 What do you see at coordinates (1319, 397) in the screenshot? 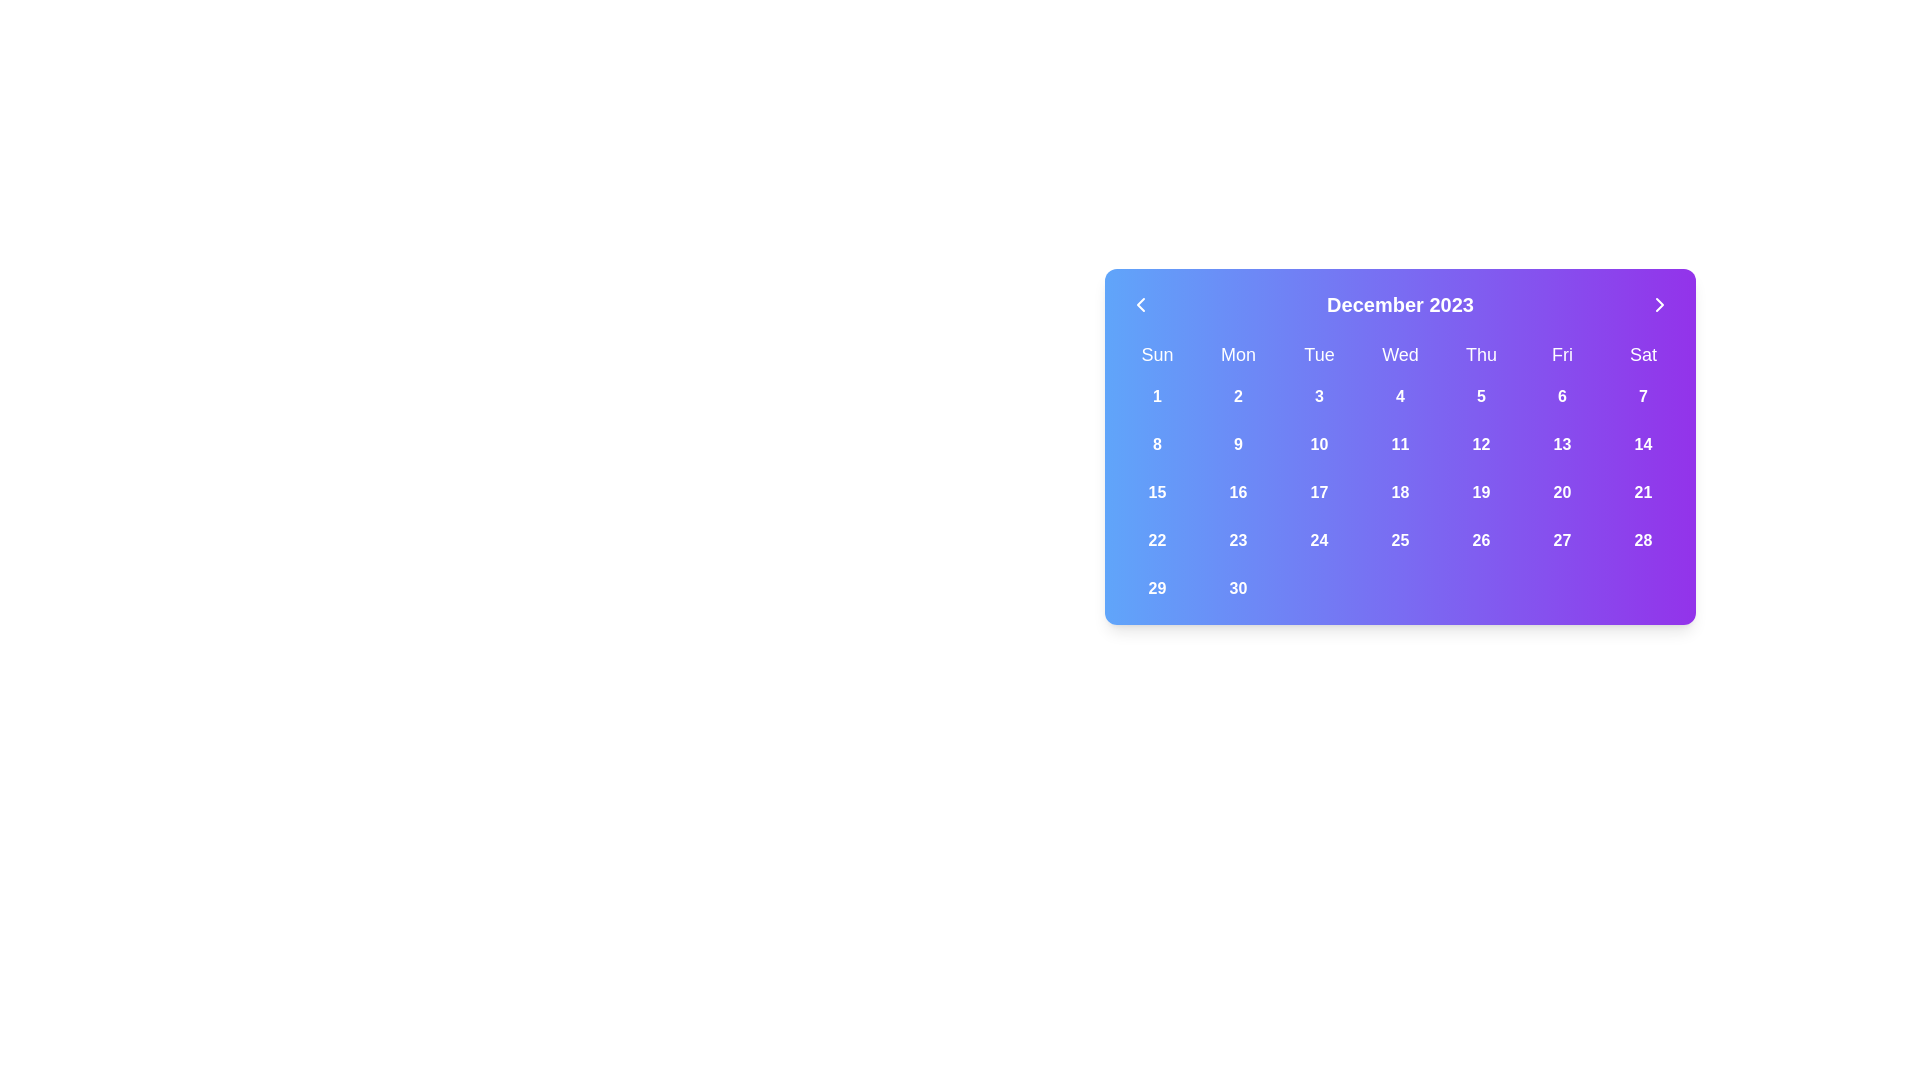
I see `the small, rounded rectangular button with a purple background displaying the text '3'` at bounding box center [1319, 397].